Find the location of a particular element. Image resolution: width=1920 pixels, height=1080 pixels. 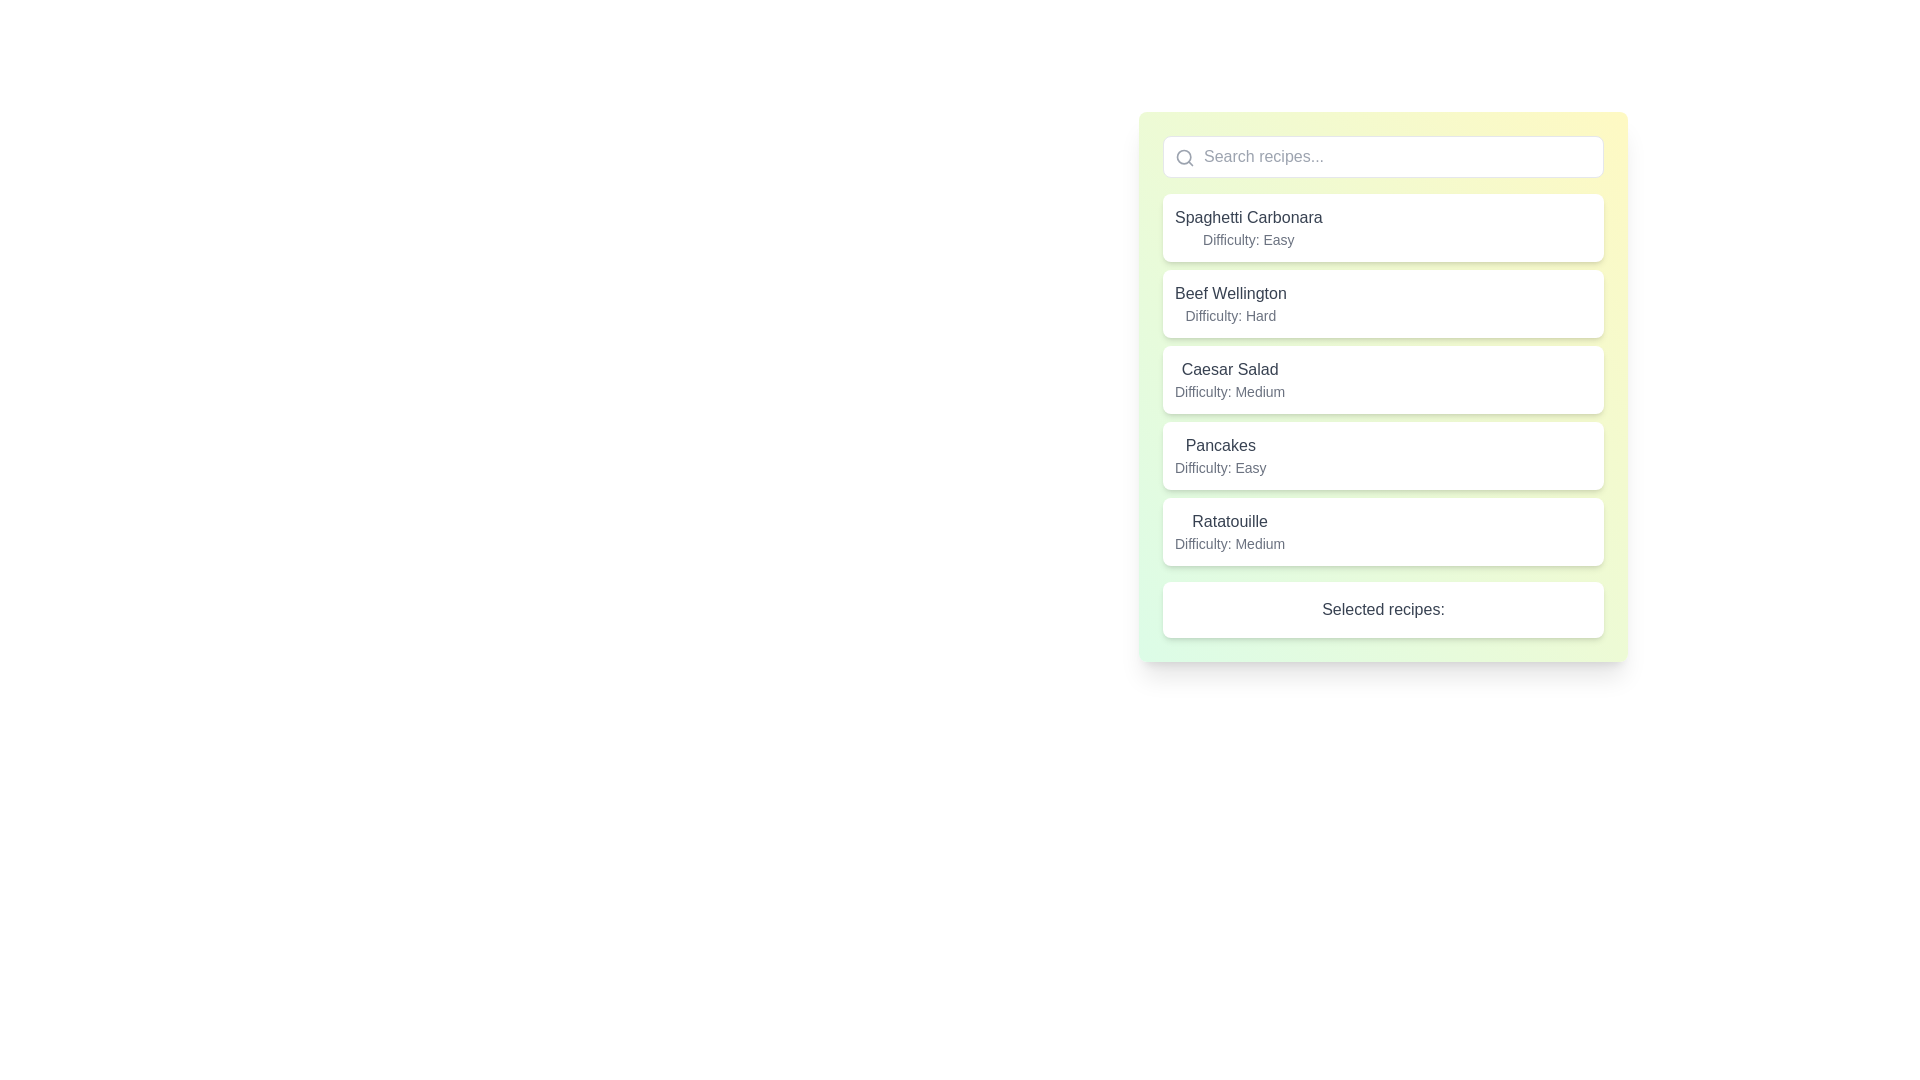

the text label displaying 'Difficulty: Medium' which provides contextual information for the recipe 'Ratatouille' is located at coordinates (1229, 543).